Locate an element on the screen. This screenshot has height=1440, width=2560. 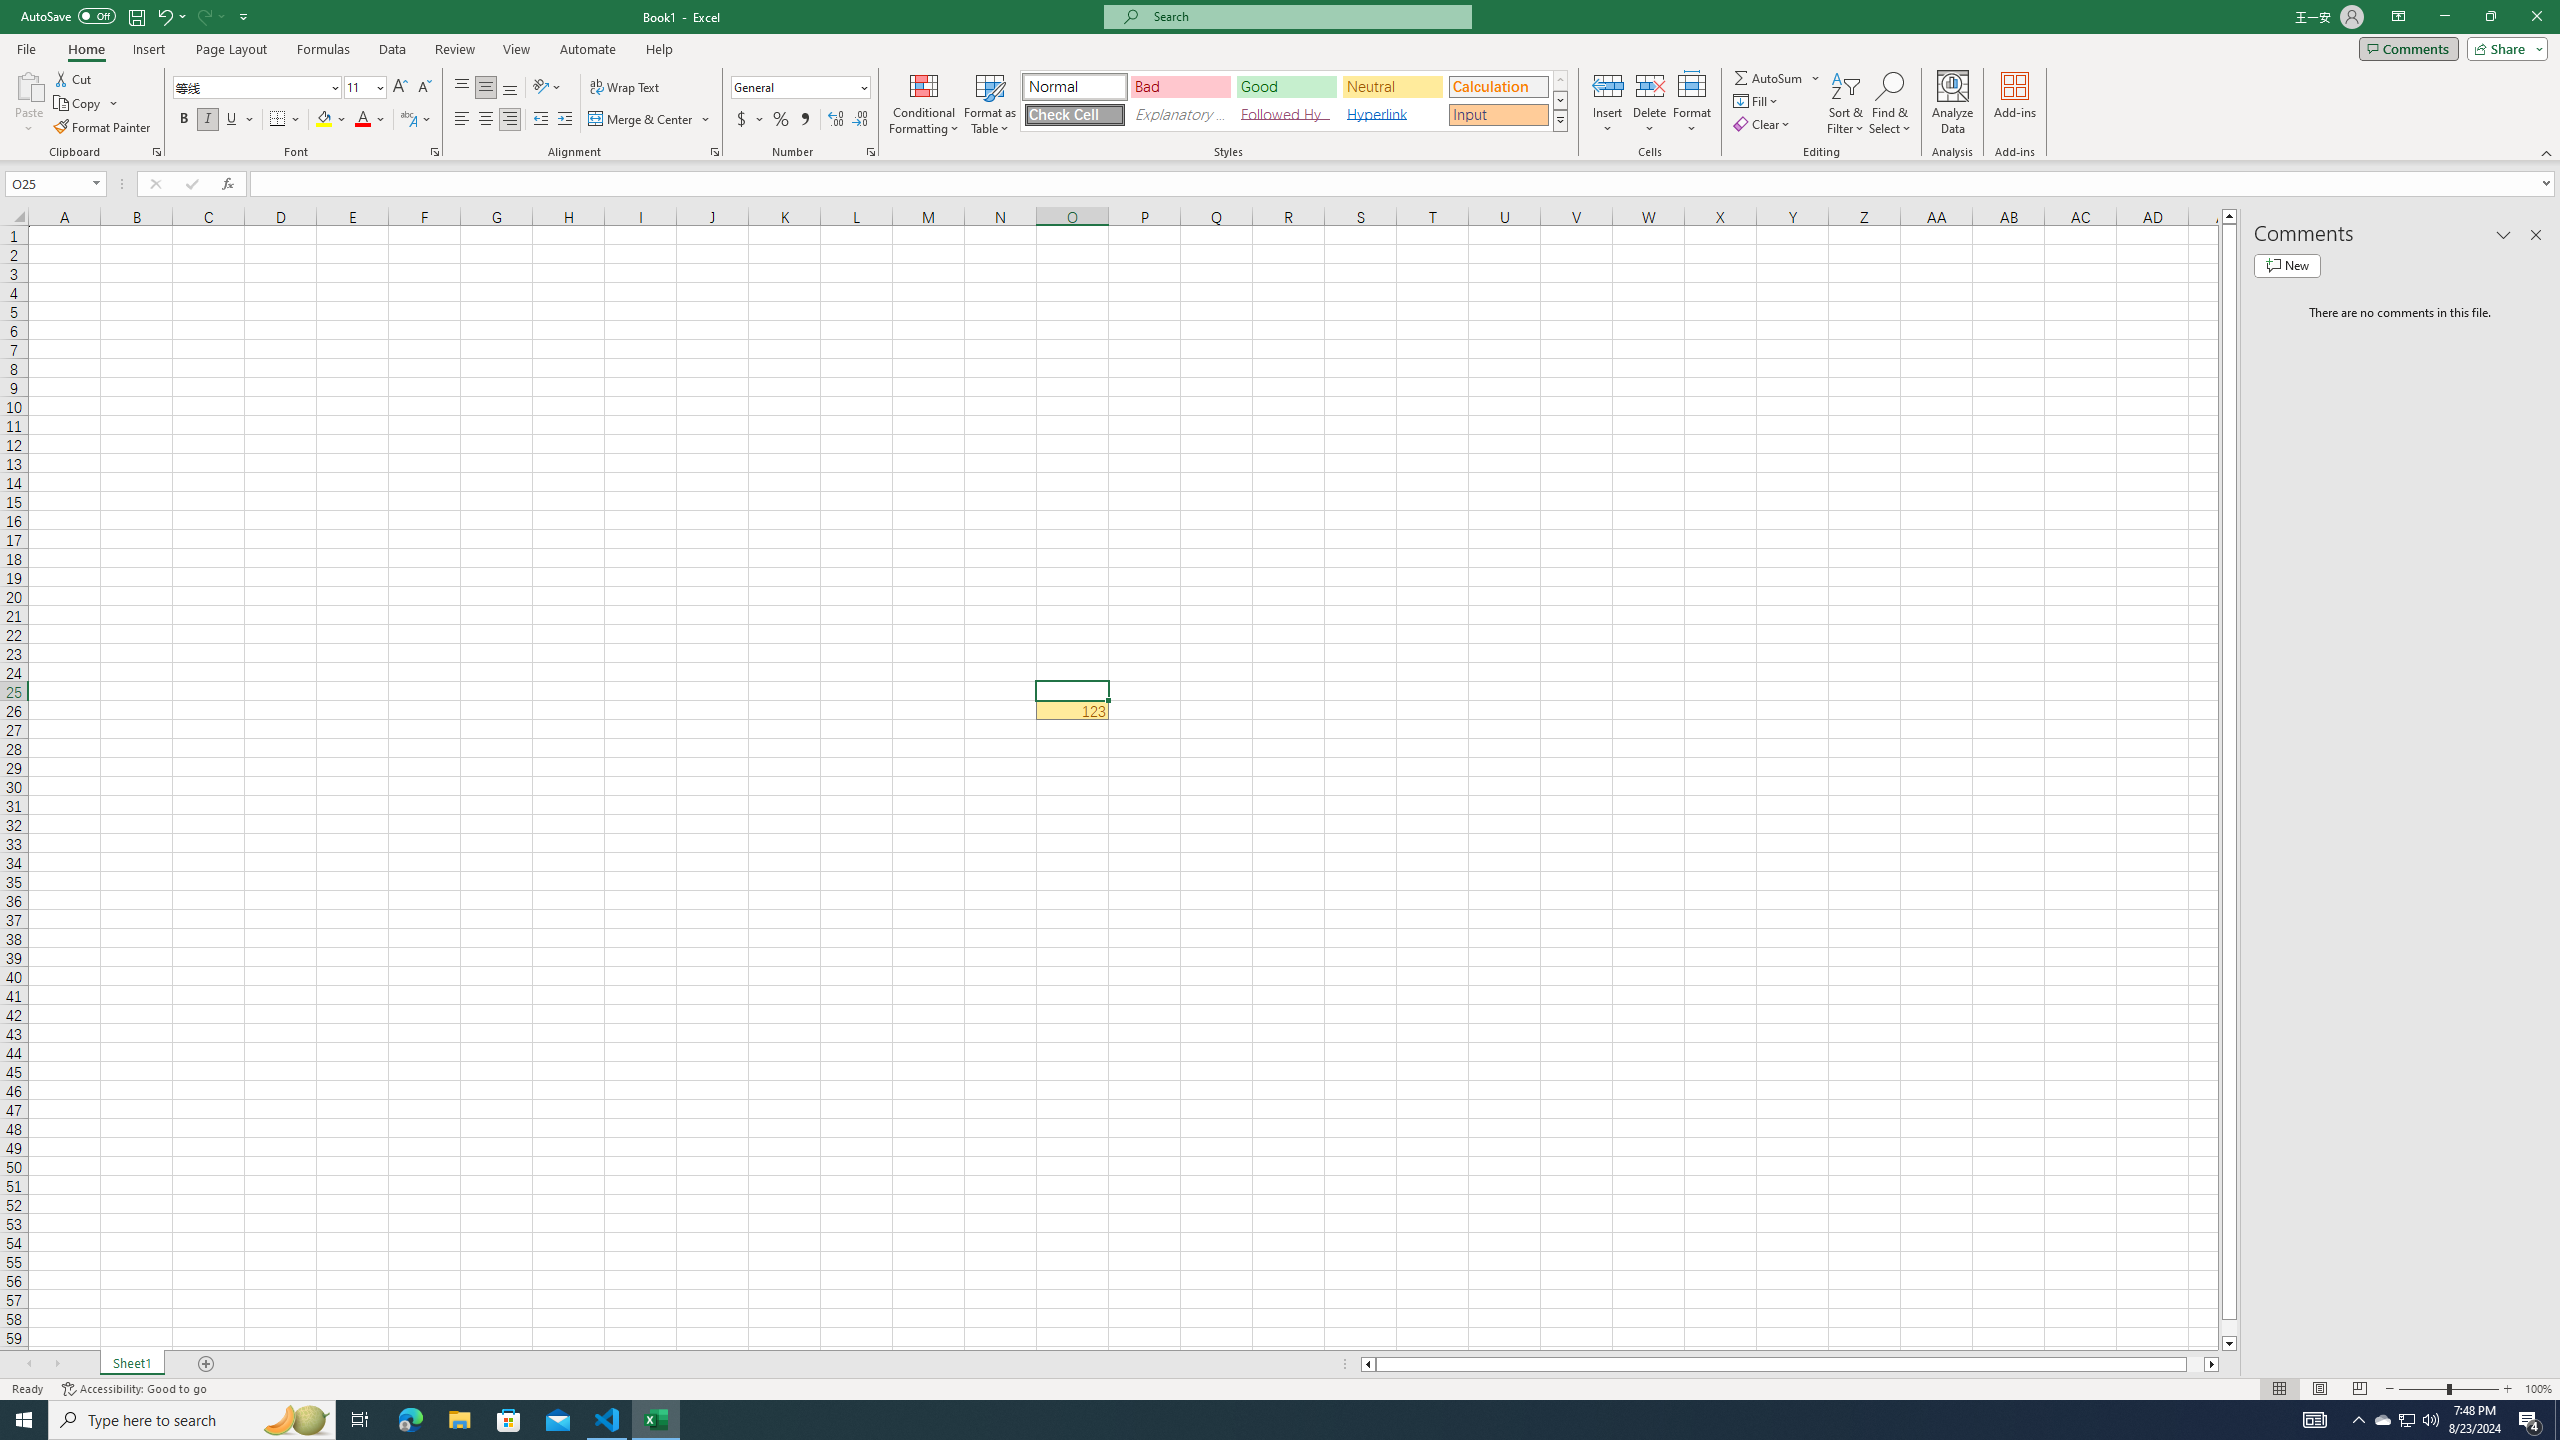
'AutoSum' is located at coordinates (1777, 77).